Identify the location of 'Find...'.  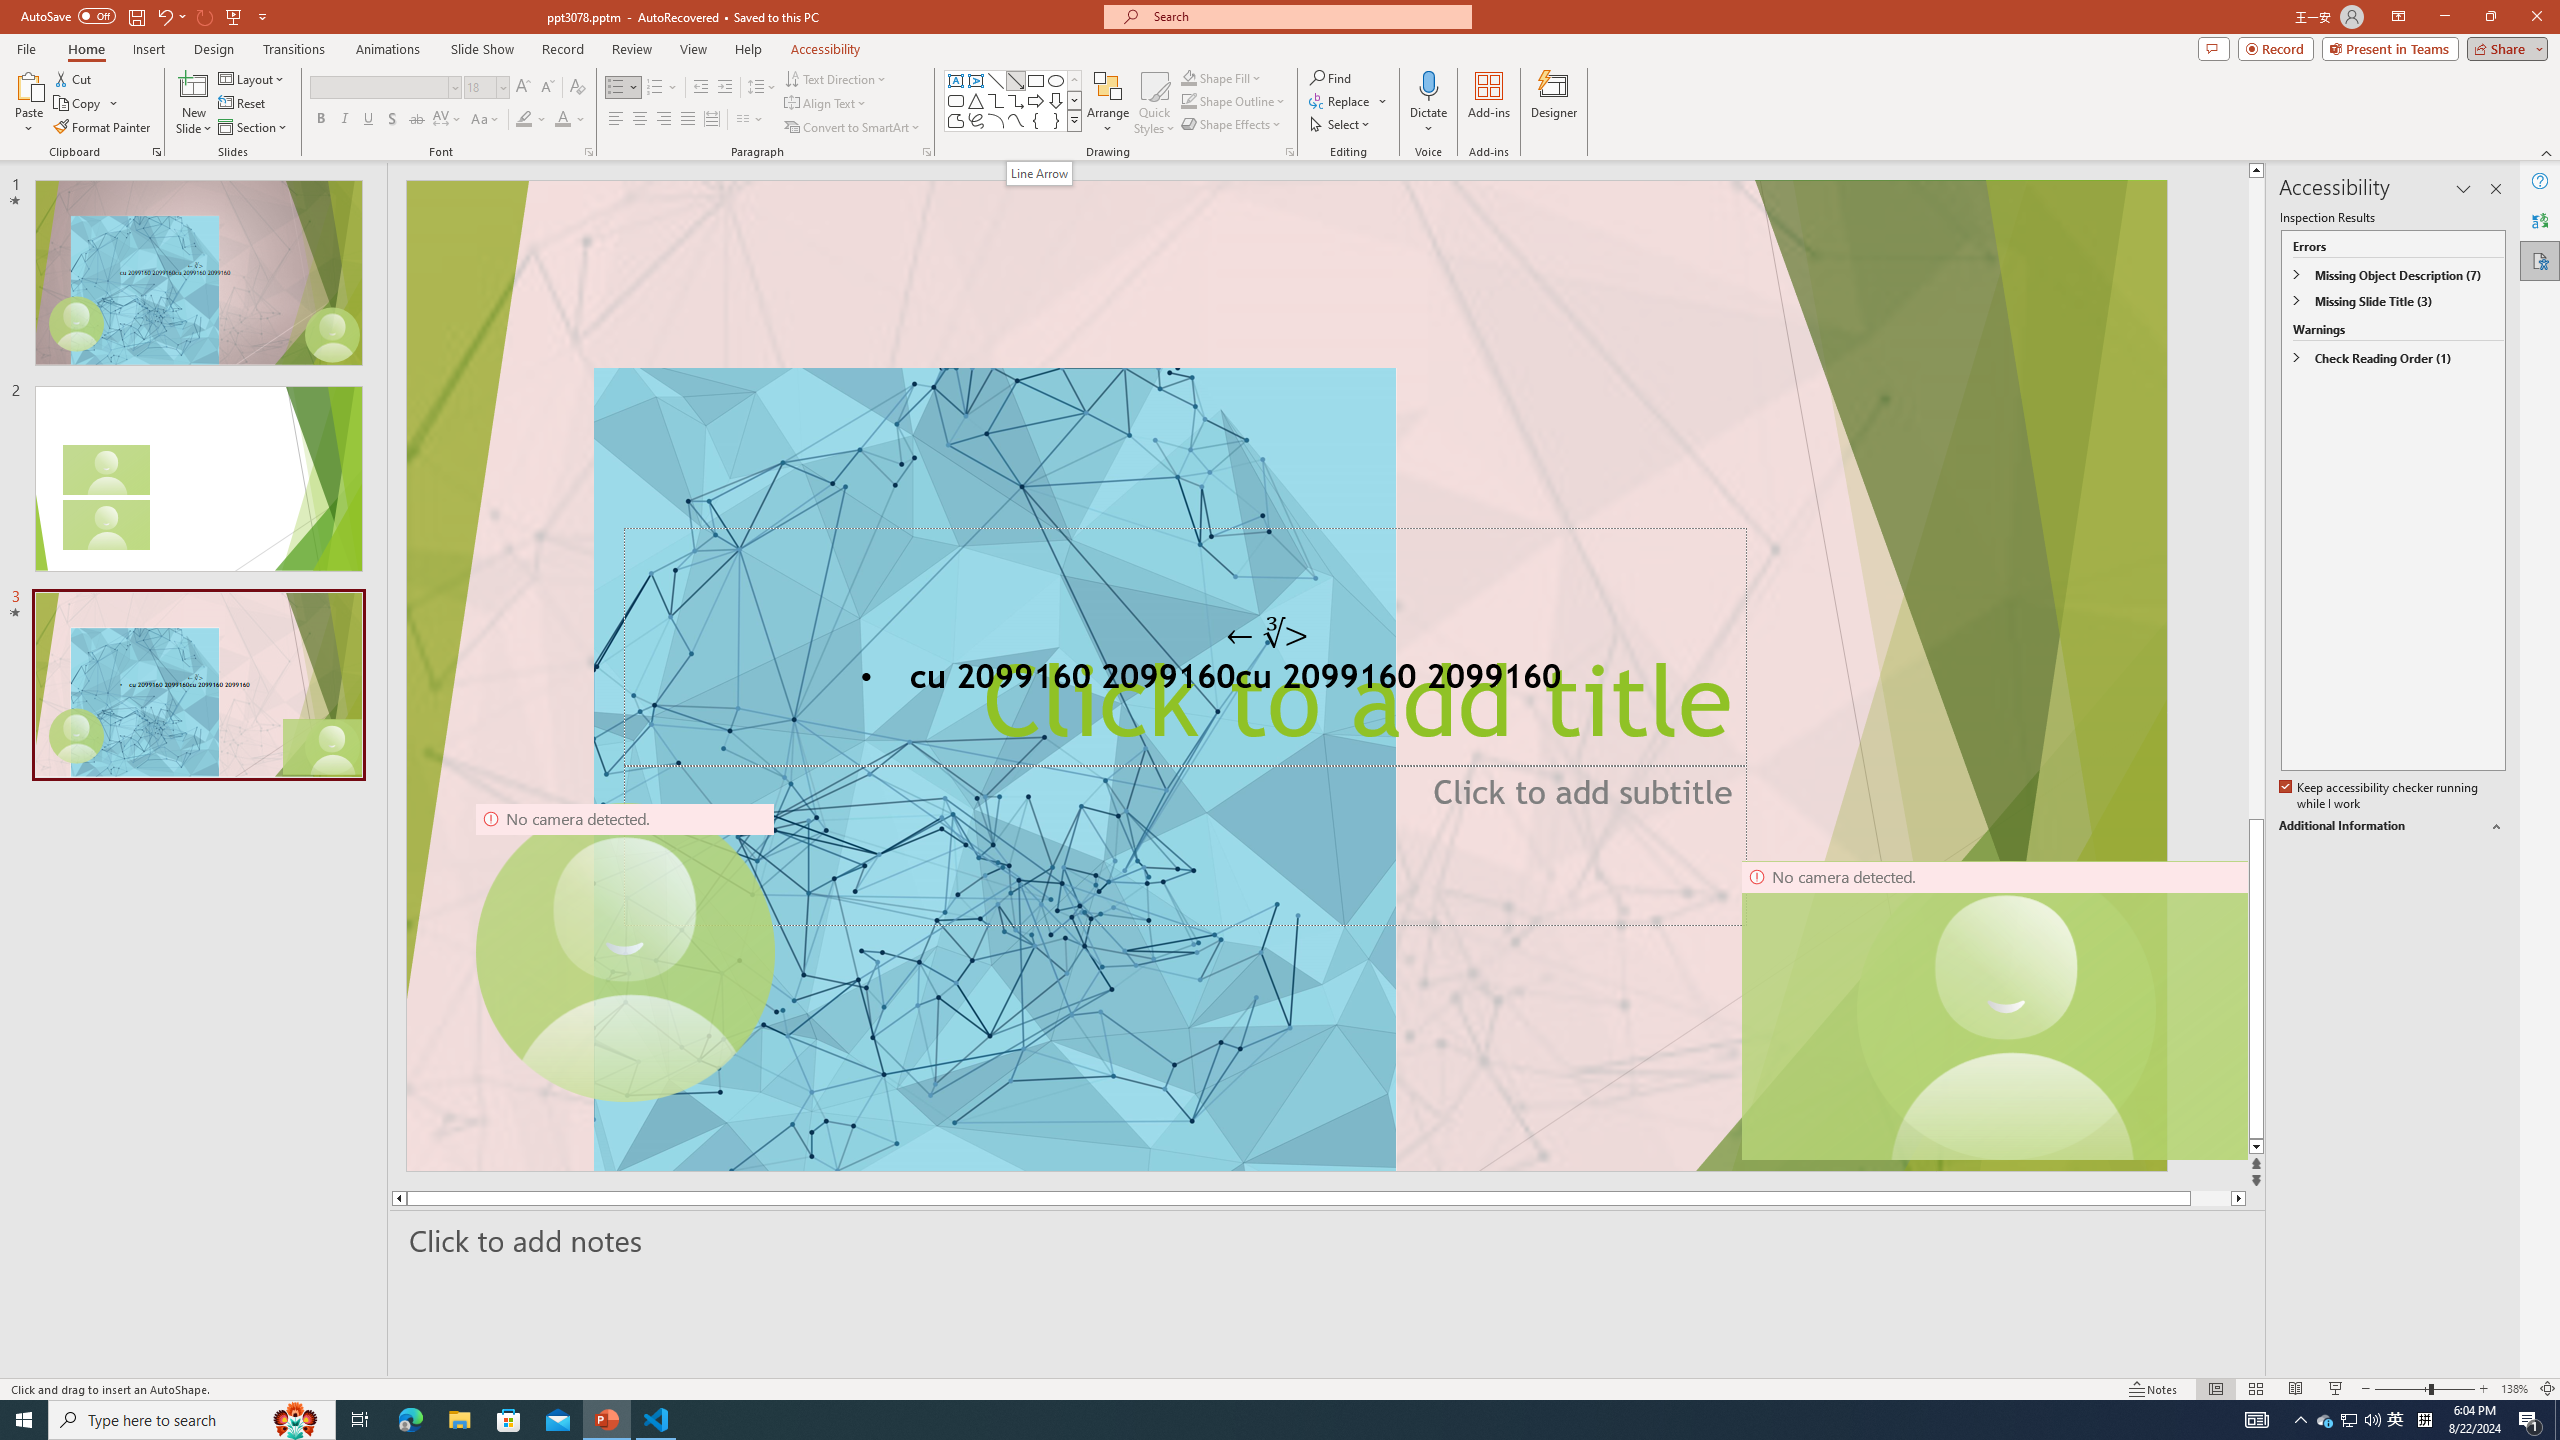
(1330, 77).